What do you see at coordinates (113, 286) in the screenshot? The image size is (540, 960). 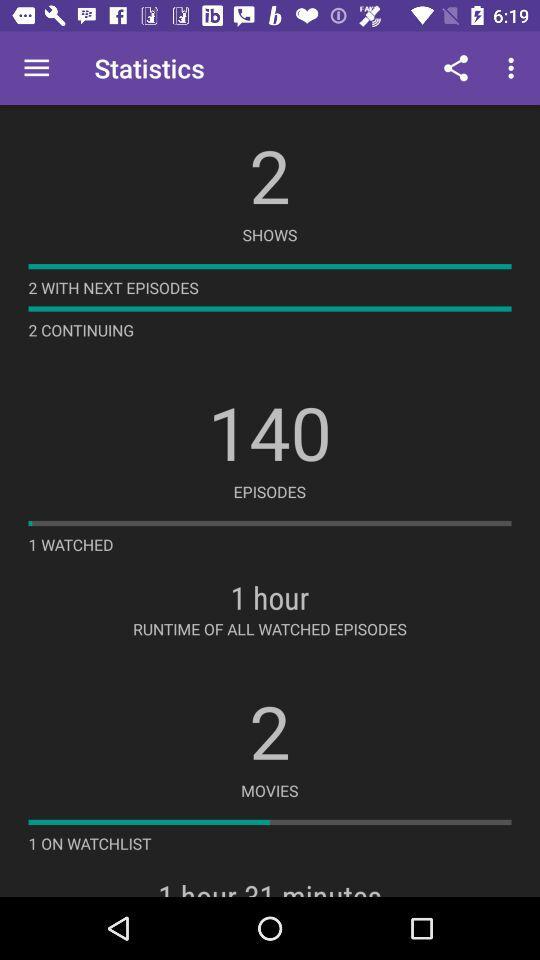 I see `2 with next icon` at bounding box center [113, 286].